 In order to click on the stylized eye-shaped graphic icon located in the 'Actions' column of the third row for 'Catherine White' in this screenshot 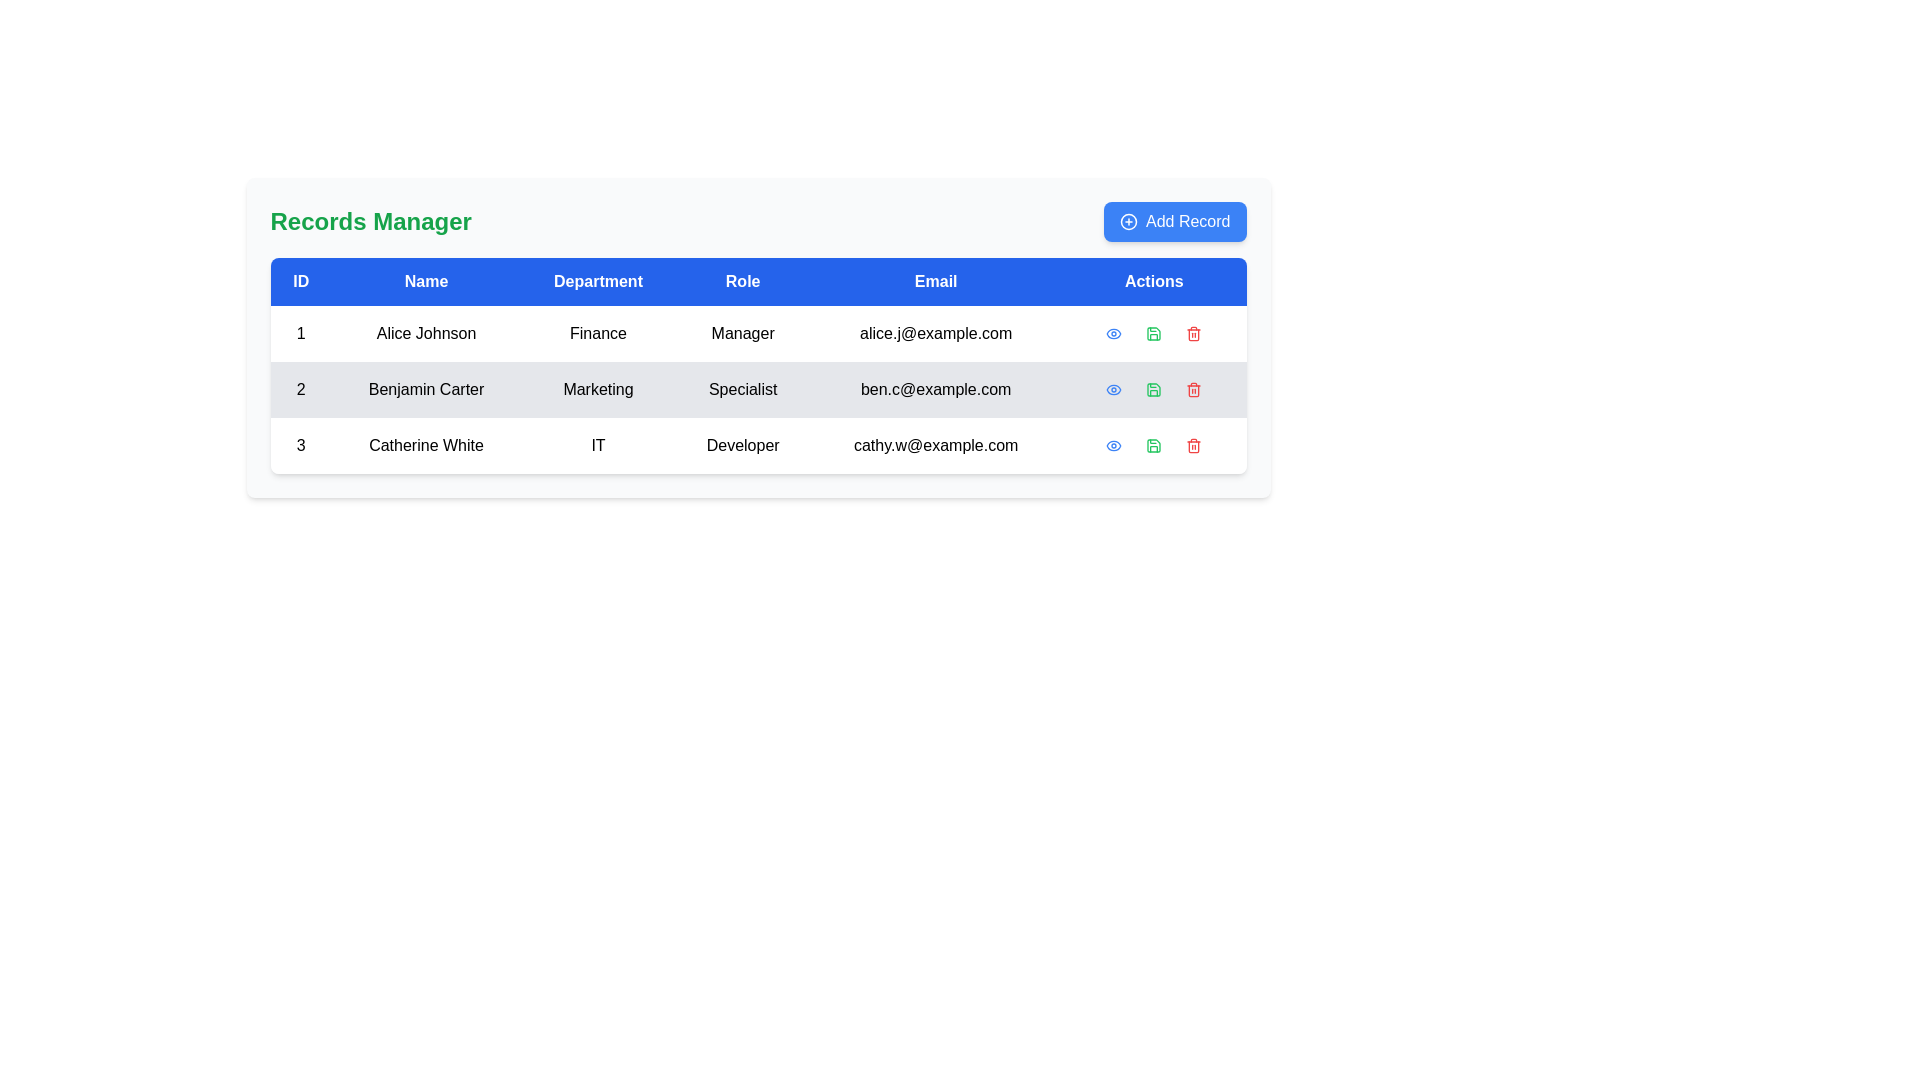, I will do `click(1113, 445)`.